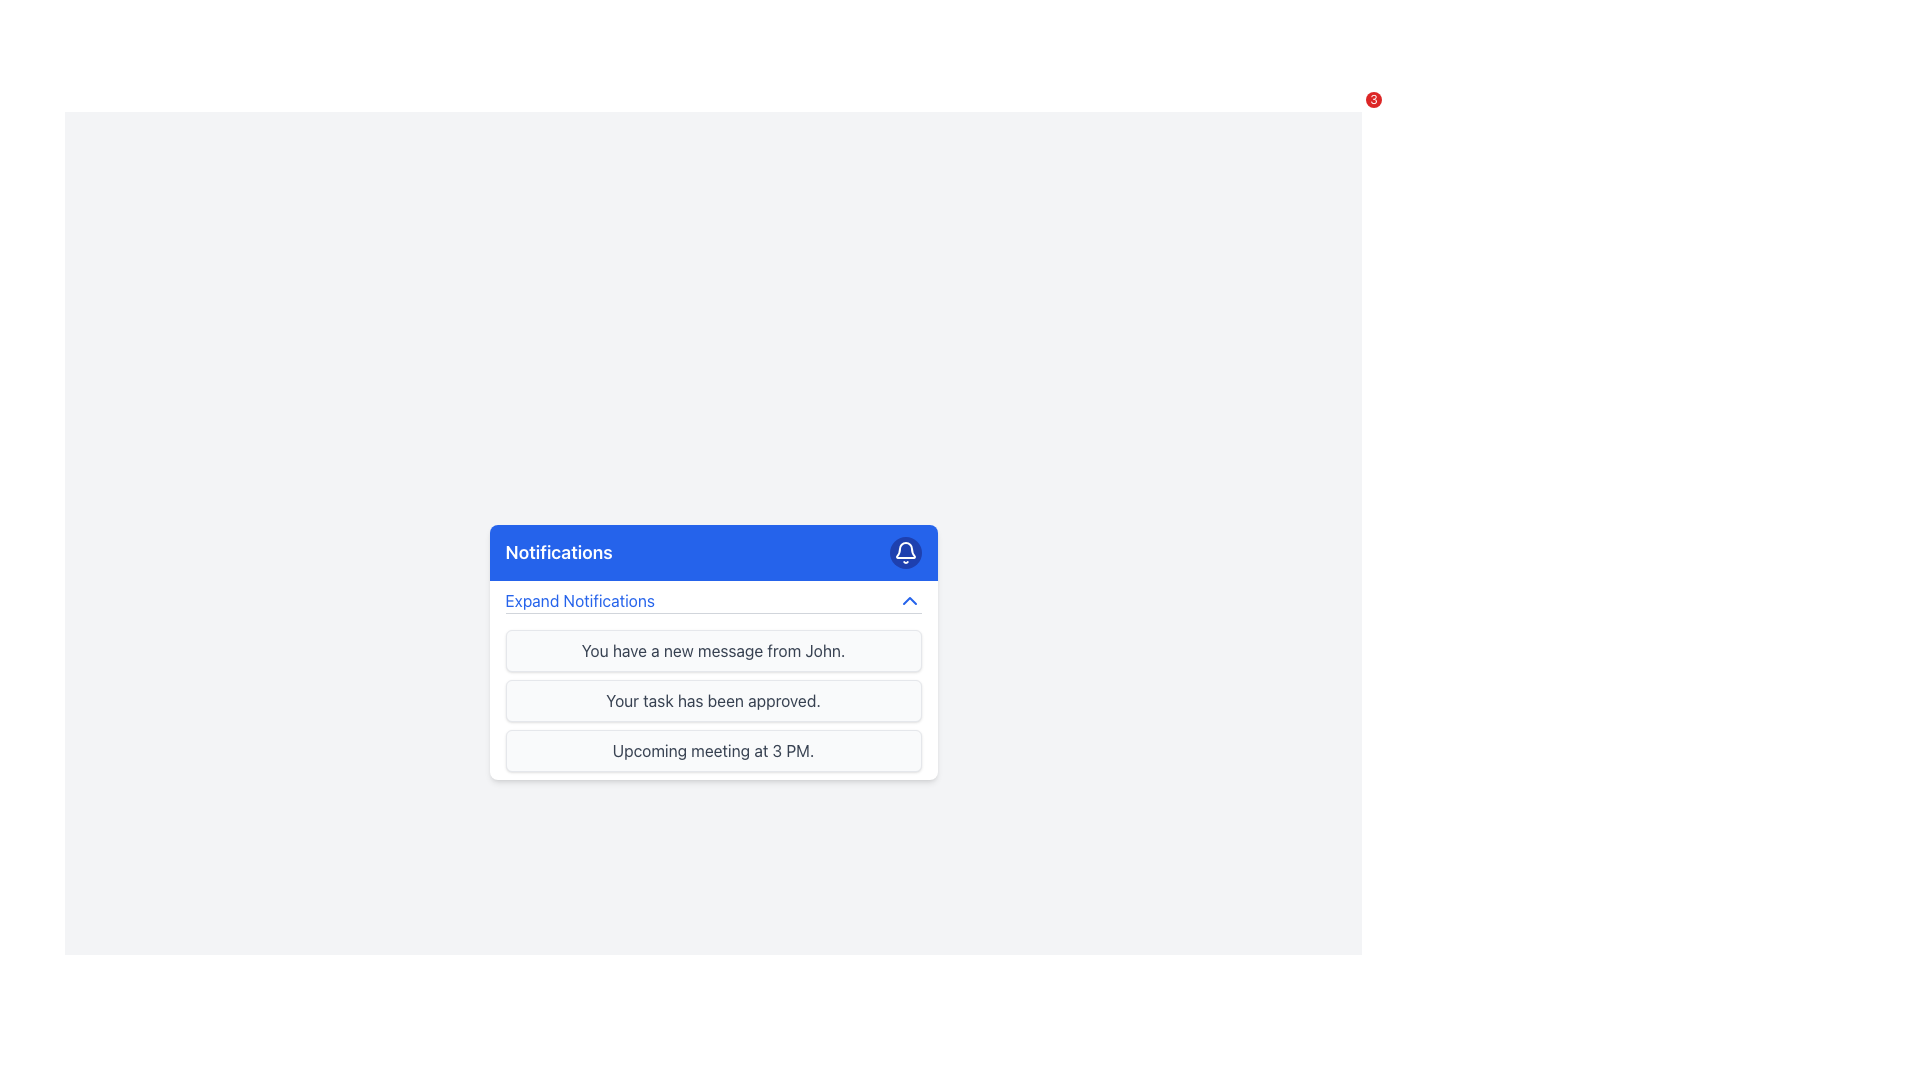 Image resolution: width=1920 pixels, height=1080 pixels. Describe the element at coordinates (713, 699) in the screenshot. I see `the Text Notification Box that displays a message indicating a task has been approved, which is the second item in the list of notifications` at that location.